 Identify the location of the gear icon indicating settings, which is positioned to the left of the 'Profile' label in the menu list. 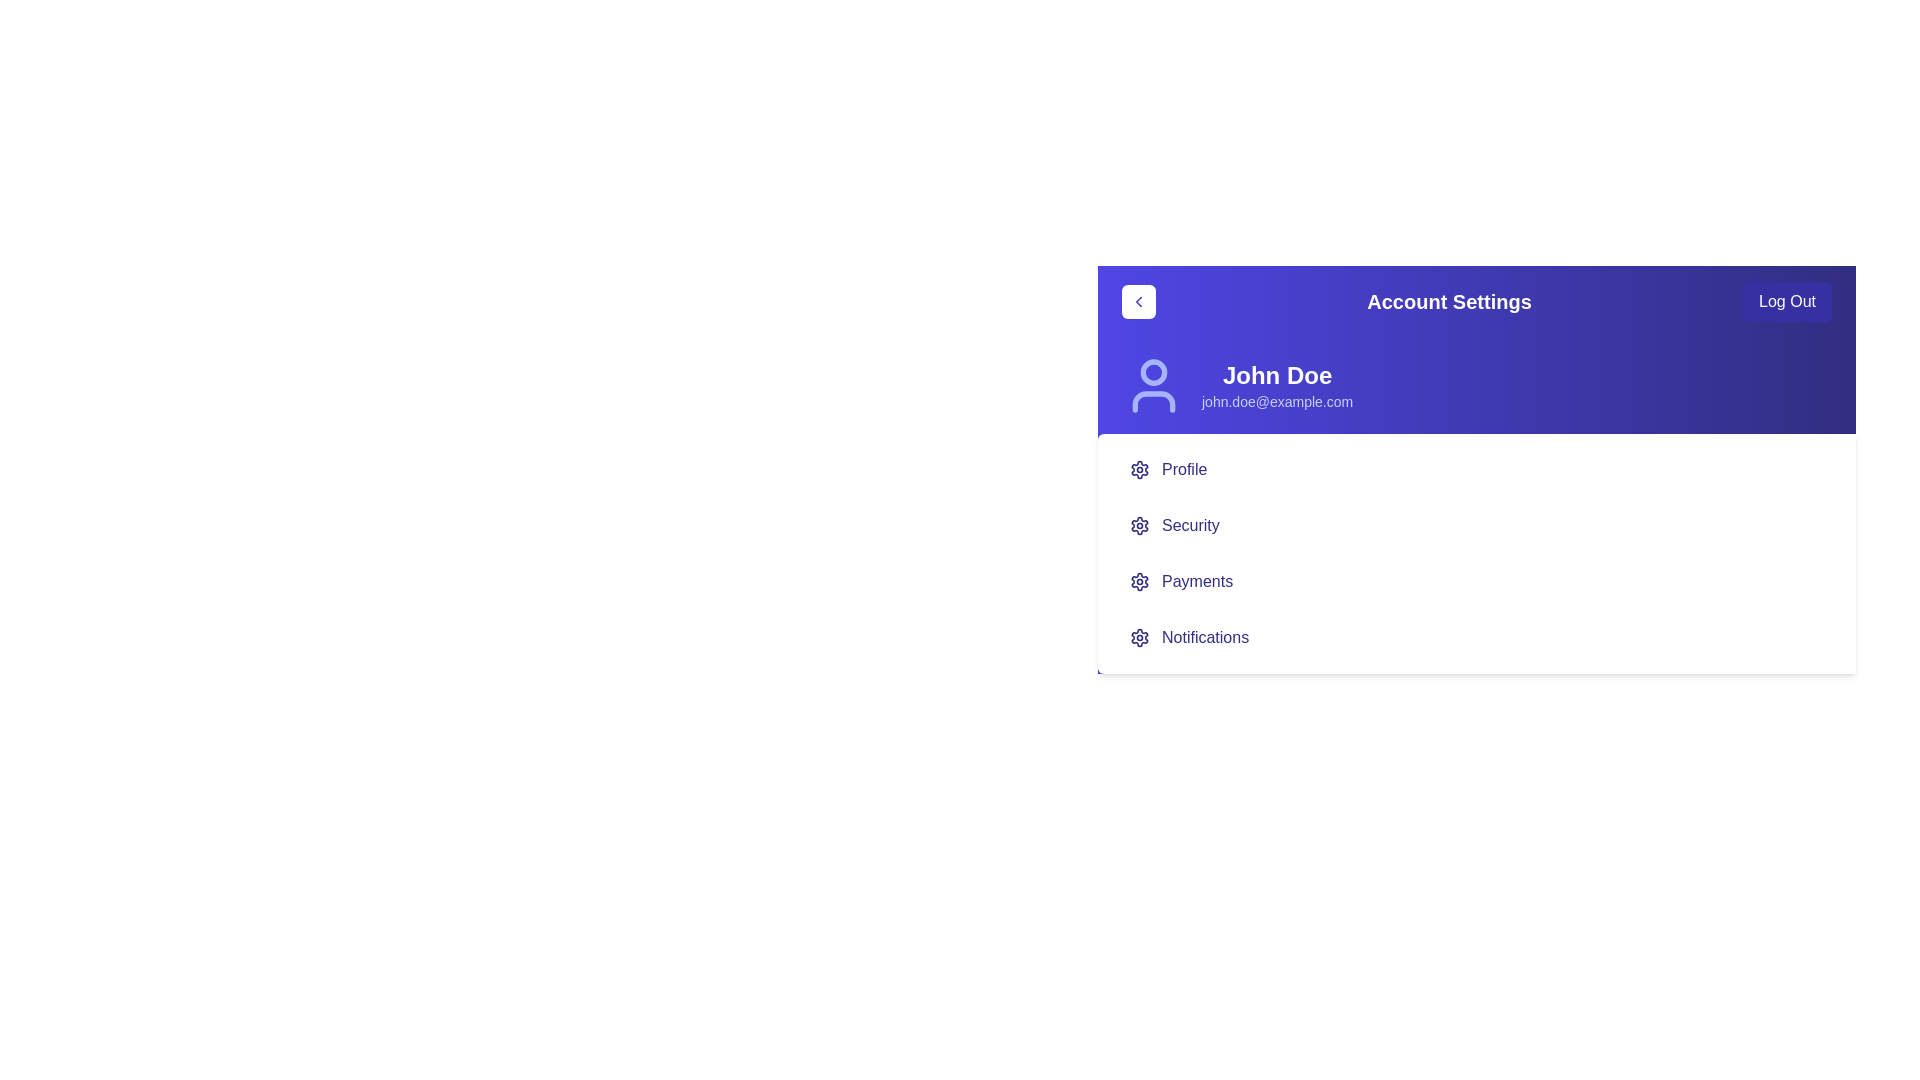
(1140, 470).